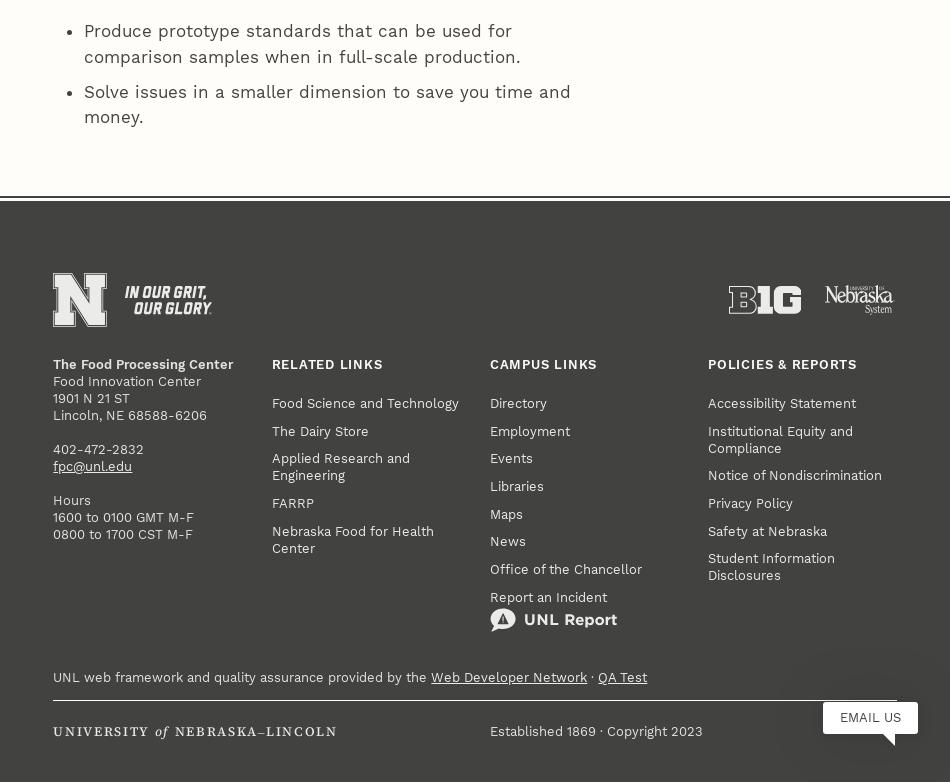 This screenshot has height=782, width=950. Describe the element at coordinates (548, 280) in the screenshot. I see `'Report an Incident'` at that location.